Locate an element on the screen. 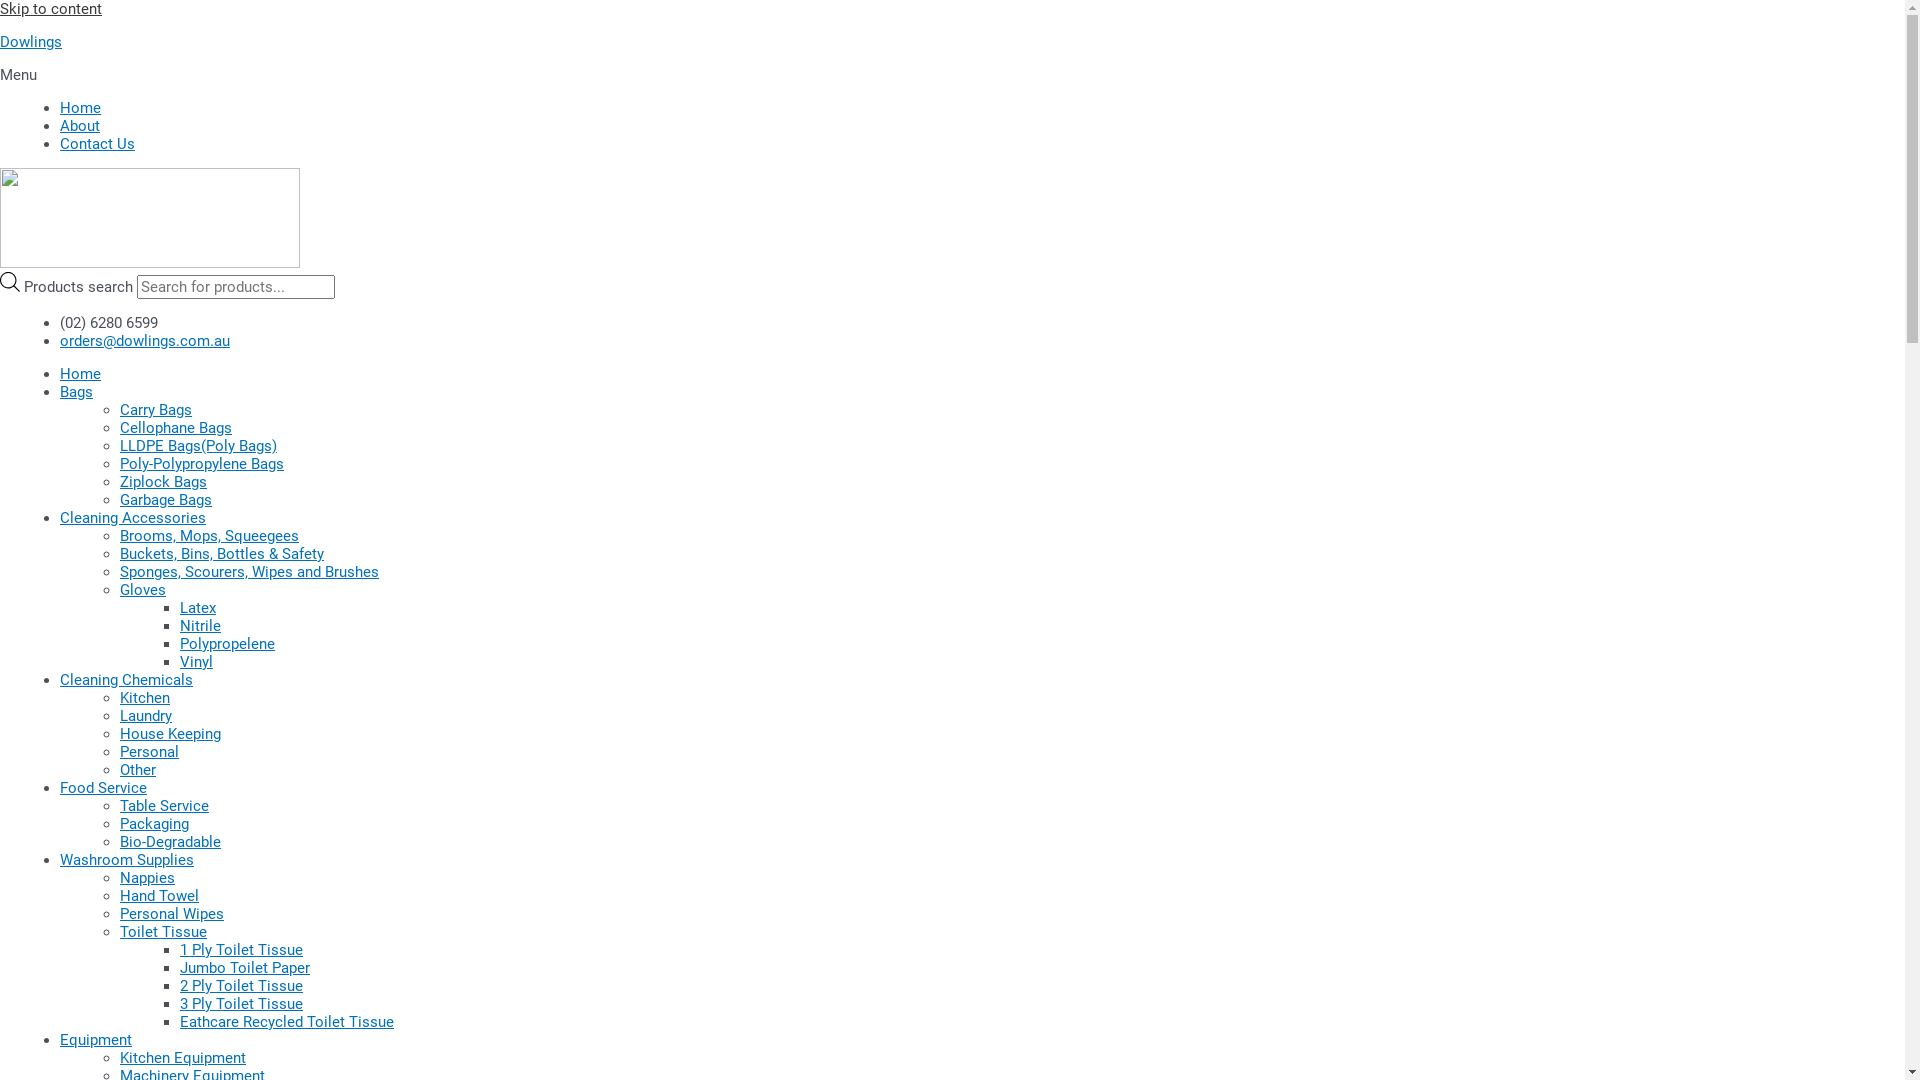 The image size is (1920, 1080). 'Brooms, Mops, Squeegees' is located at coordinates (209, 535).